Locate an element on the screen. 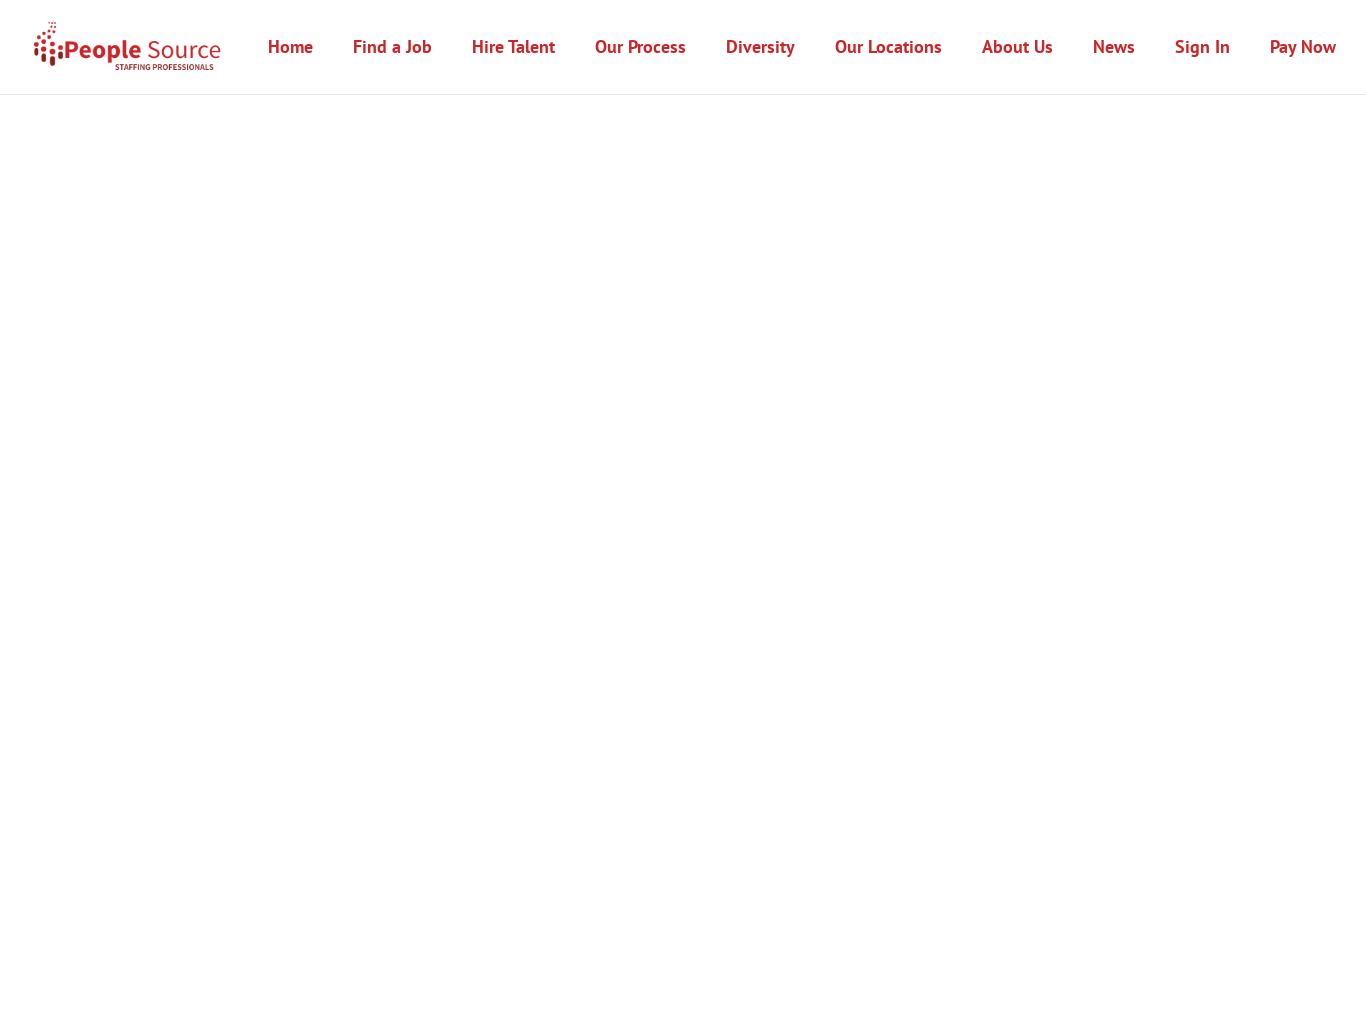 This screenshot has width=1366, height=1024. 'Home' is located at coordinates (290, 45).